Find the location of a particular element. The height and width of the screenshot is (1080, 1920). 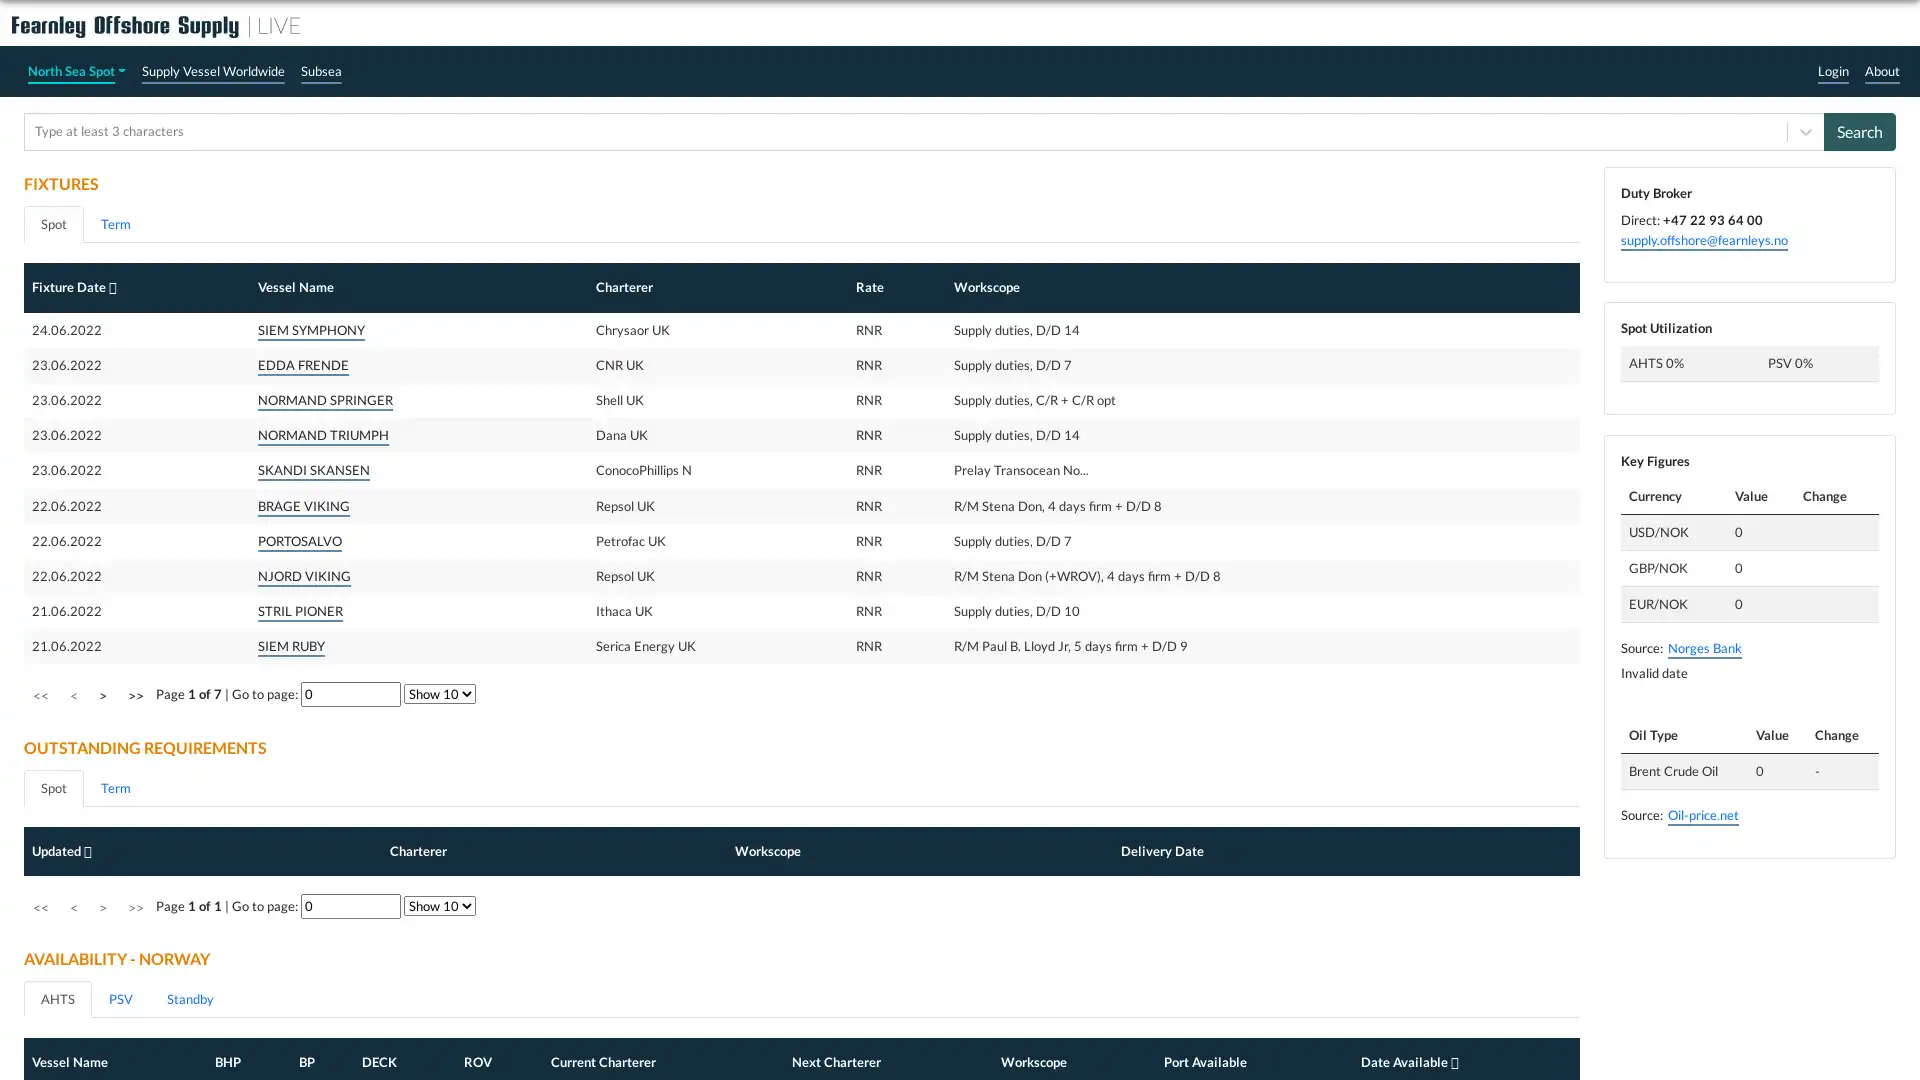

Search is located at coordinates (1859, 131).